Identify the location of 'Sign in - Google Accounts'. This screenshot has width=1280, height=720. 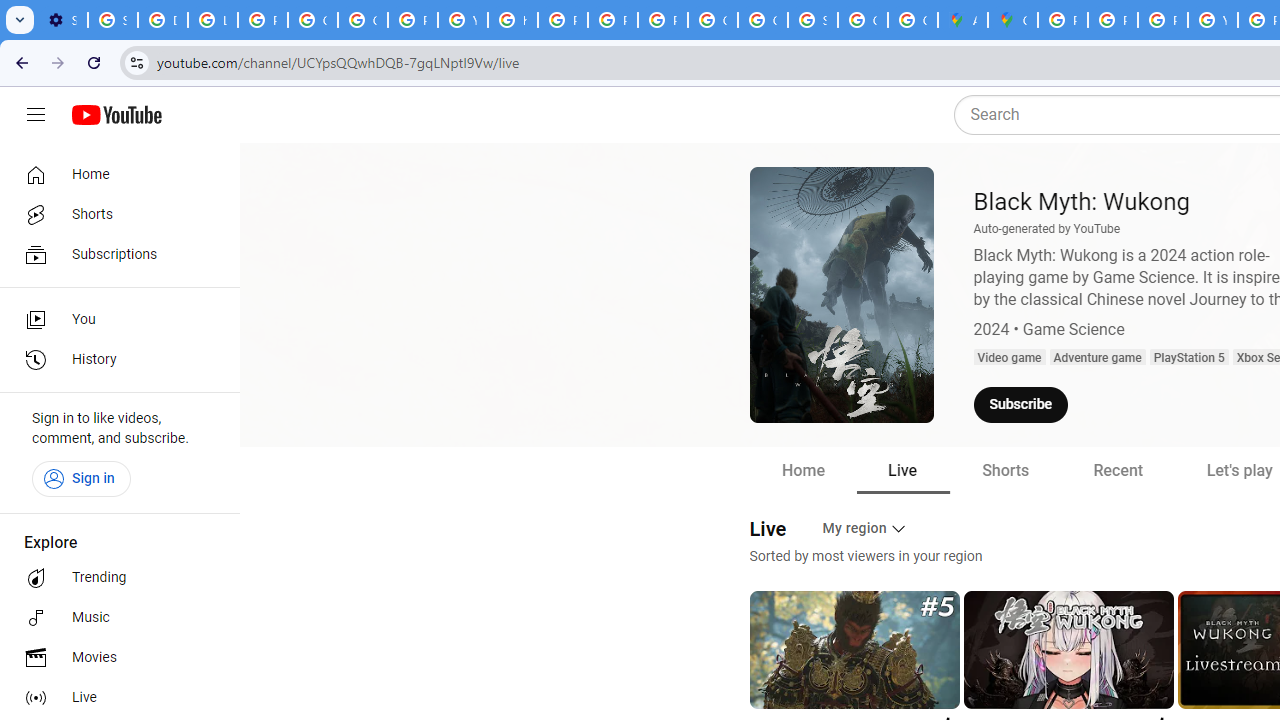
(112, 20).